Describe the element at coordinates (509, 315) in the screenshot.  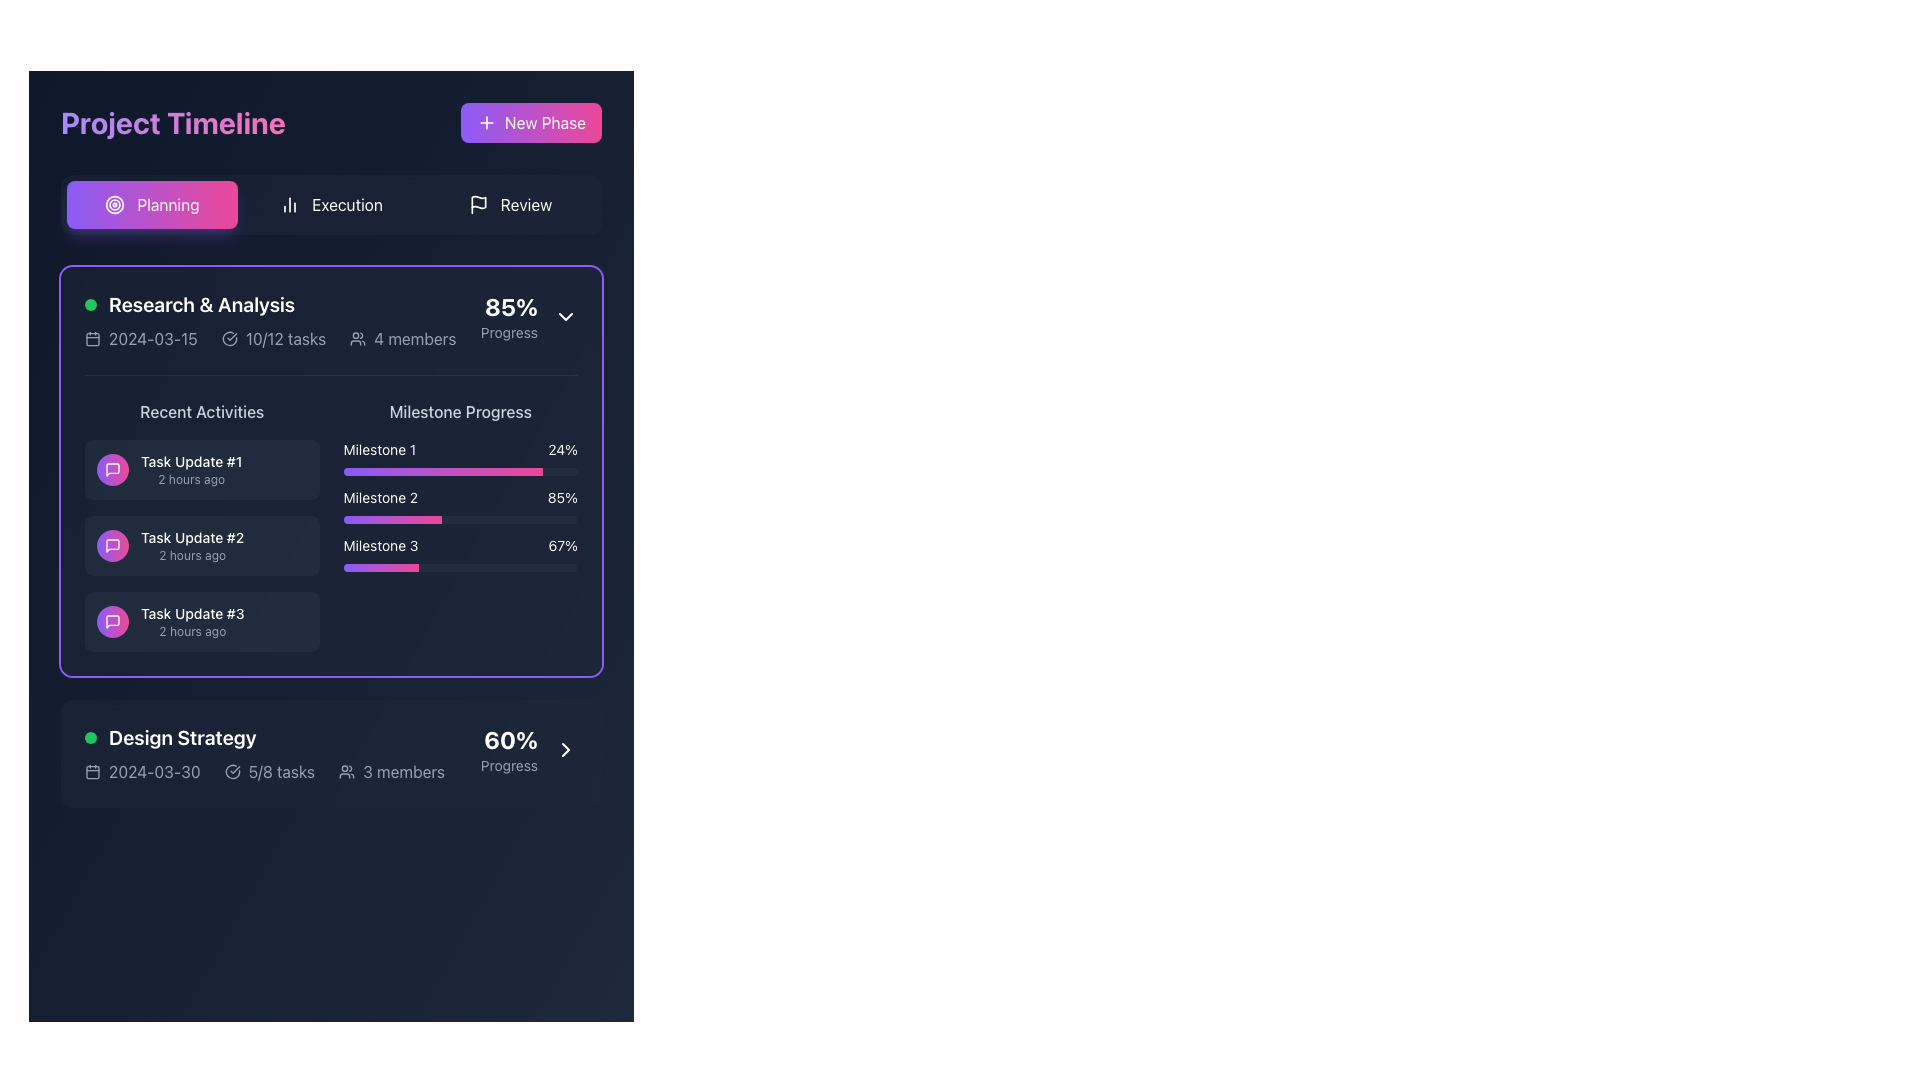
I see `the progress indicator text display located in the 'Research & Analysis' section, positioned at the top right-hand side adjacent to an icon` at that location.